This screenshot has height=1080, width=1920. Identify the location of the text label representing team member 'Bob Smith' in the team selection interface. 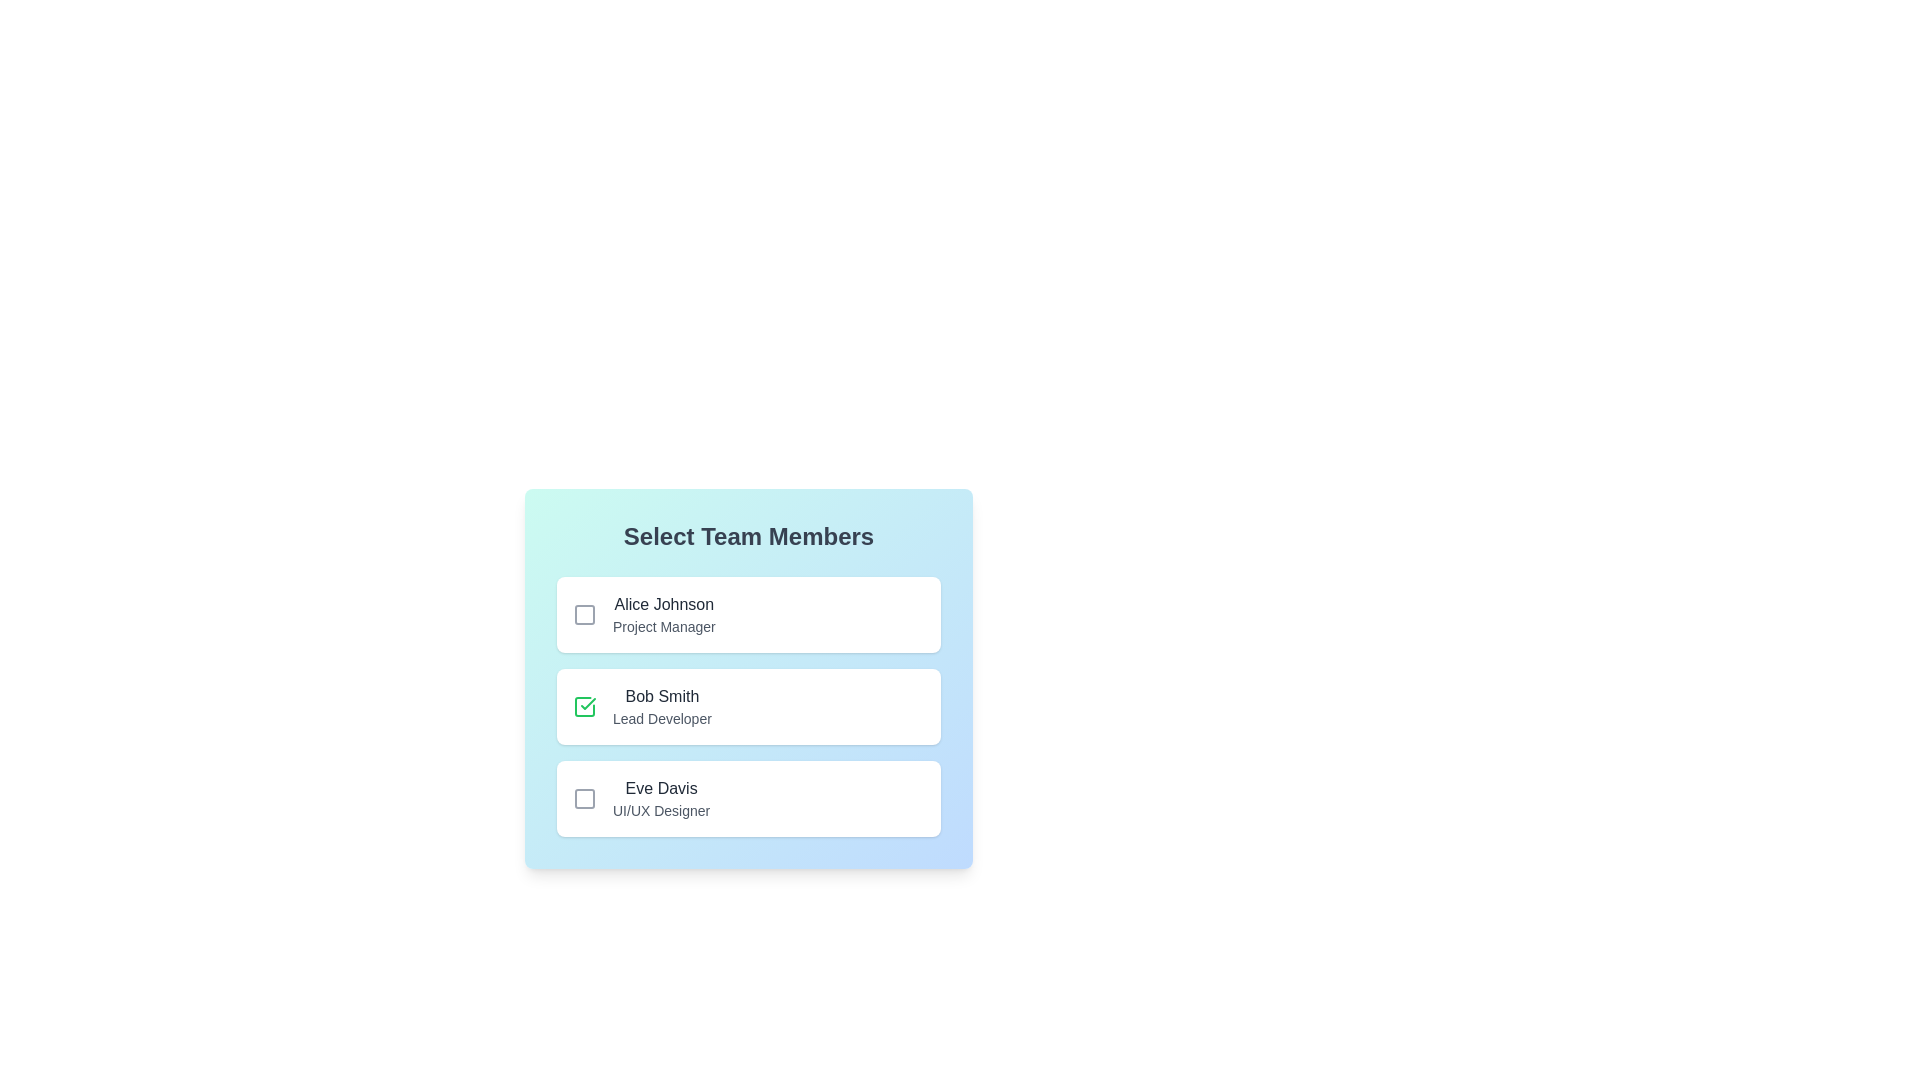
(662, 696).